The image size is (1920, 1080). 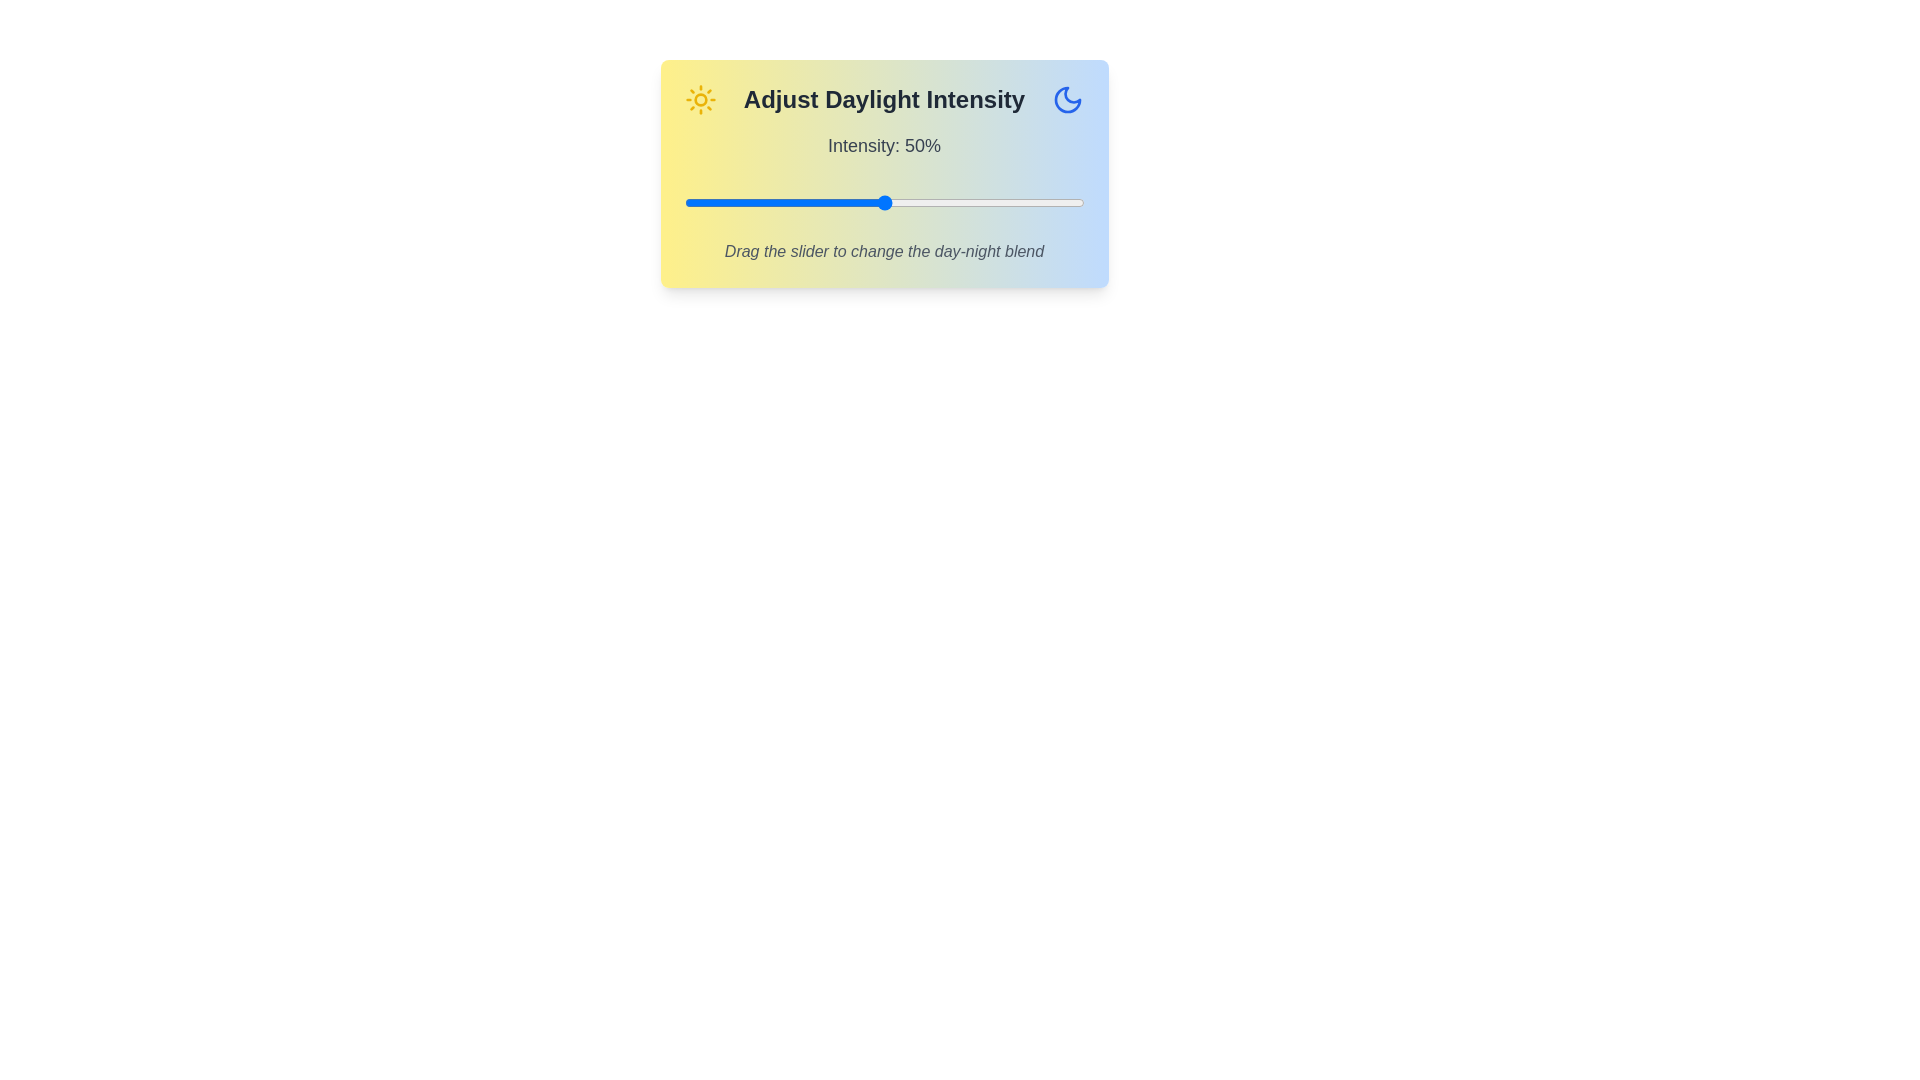 I want to click on the daylight intensity slider to 52%, so click(x=891, y=203).